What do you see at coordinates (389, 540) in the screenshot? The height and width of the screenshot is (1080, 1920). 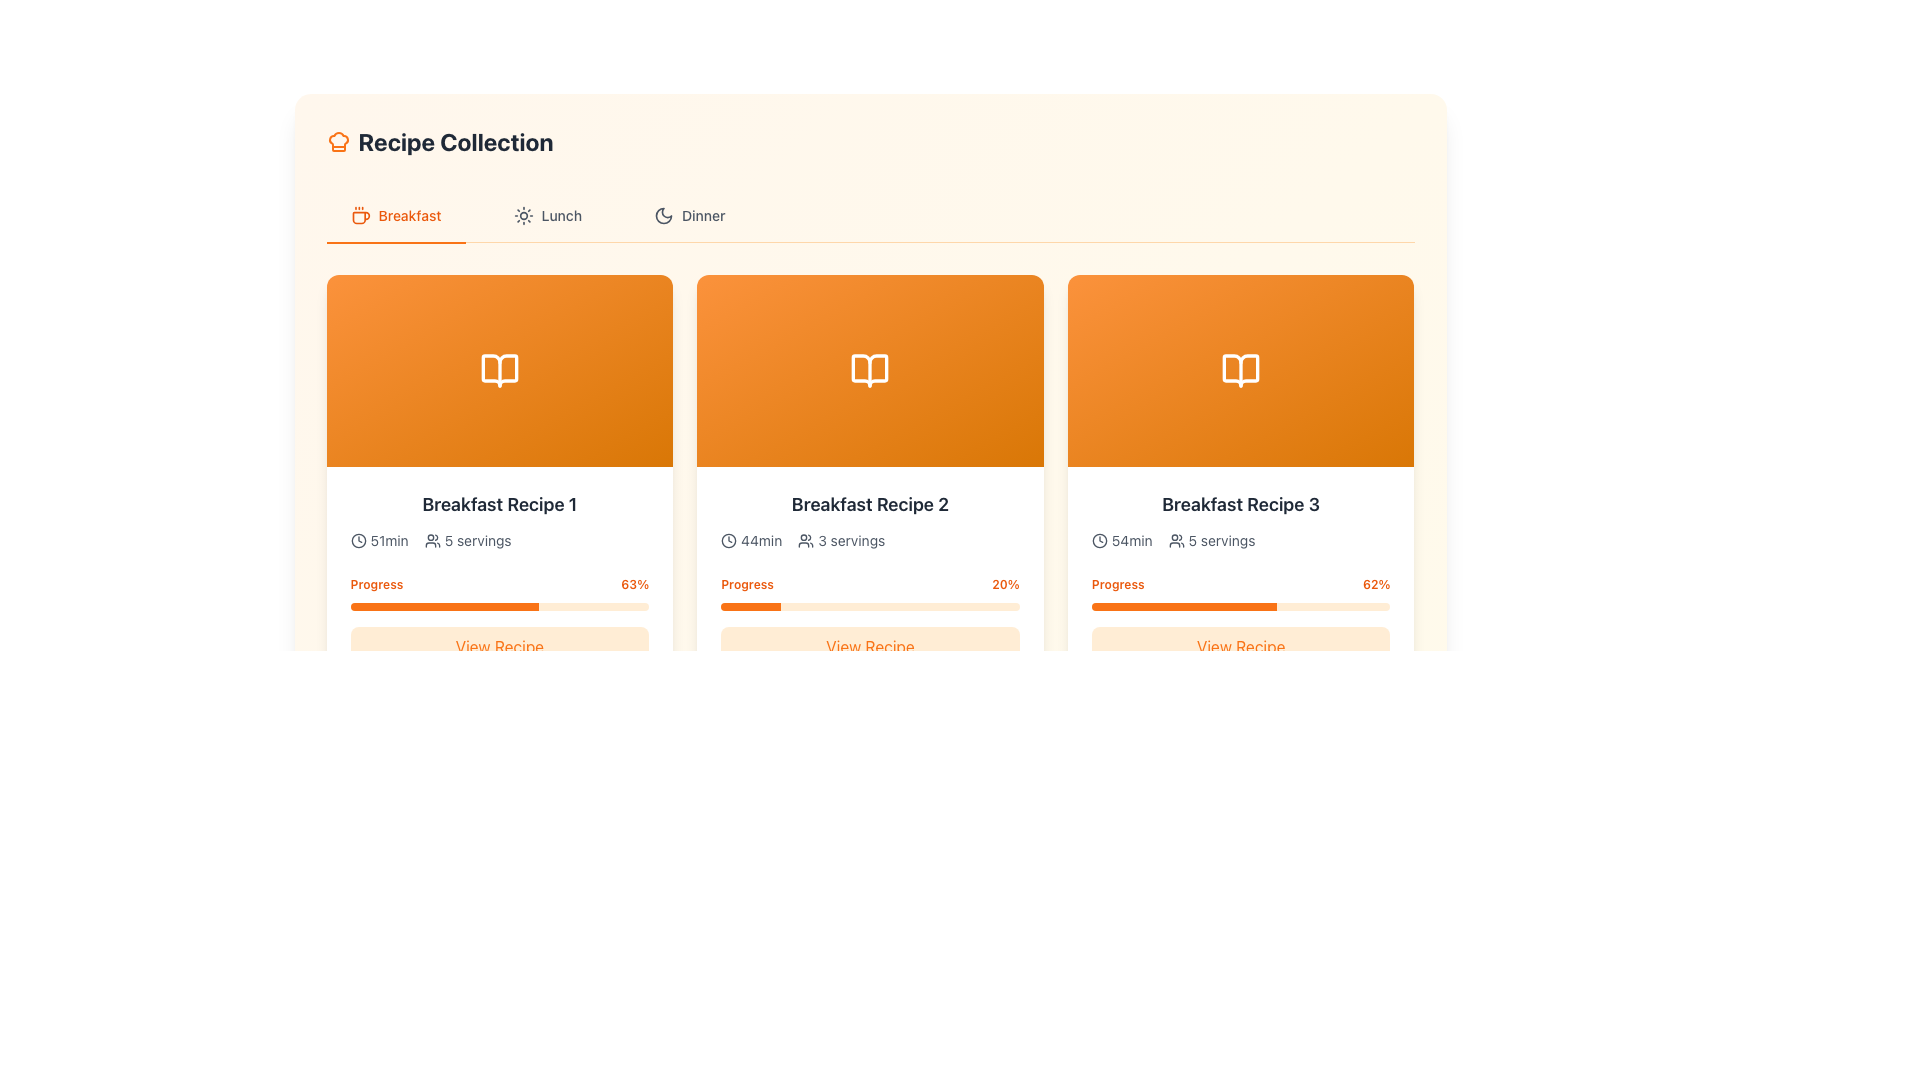 I see `the text label indicating the preparation or cooking time for 'Breakfast Recipe 1' in the 'Recipe Collection' section` at bounding box center [389, 540].